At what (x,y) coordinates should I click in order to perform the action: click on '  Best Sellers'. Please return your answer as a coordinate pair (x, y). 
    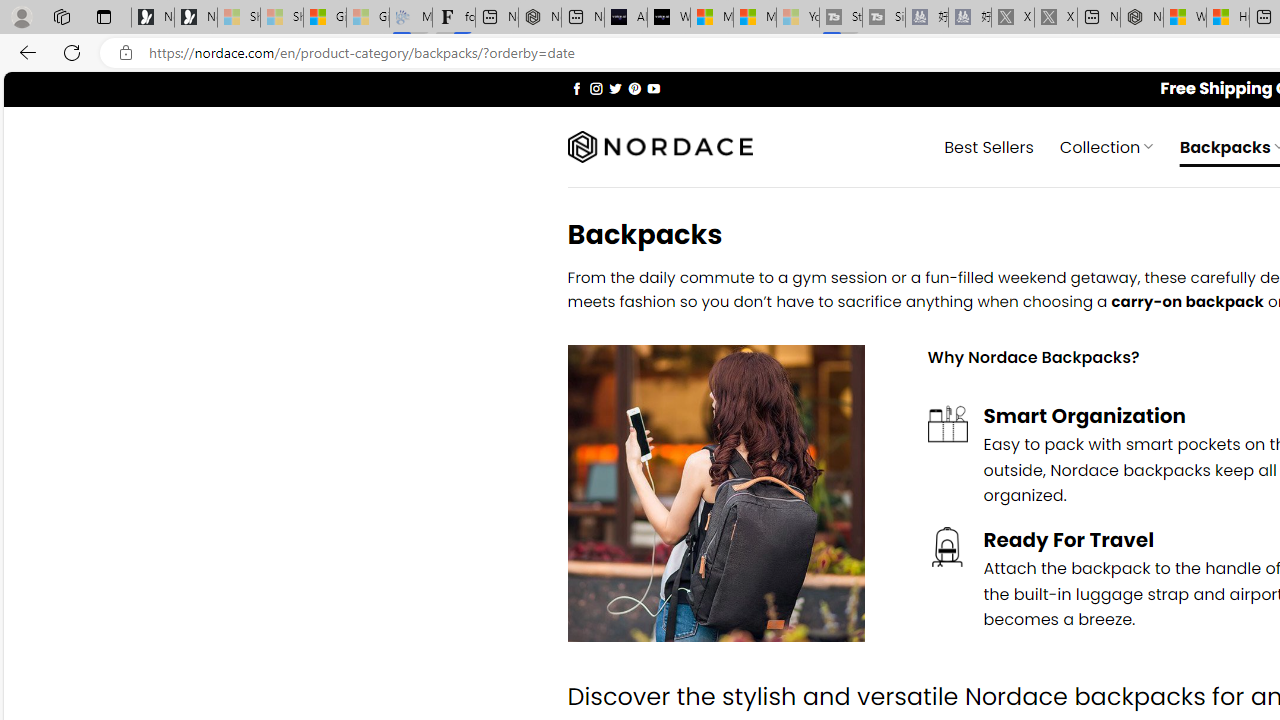
    Looking at the image, I should click on (989, 145).